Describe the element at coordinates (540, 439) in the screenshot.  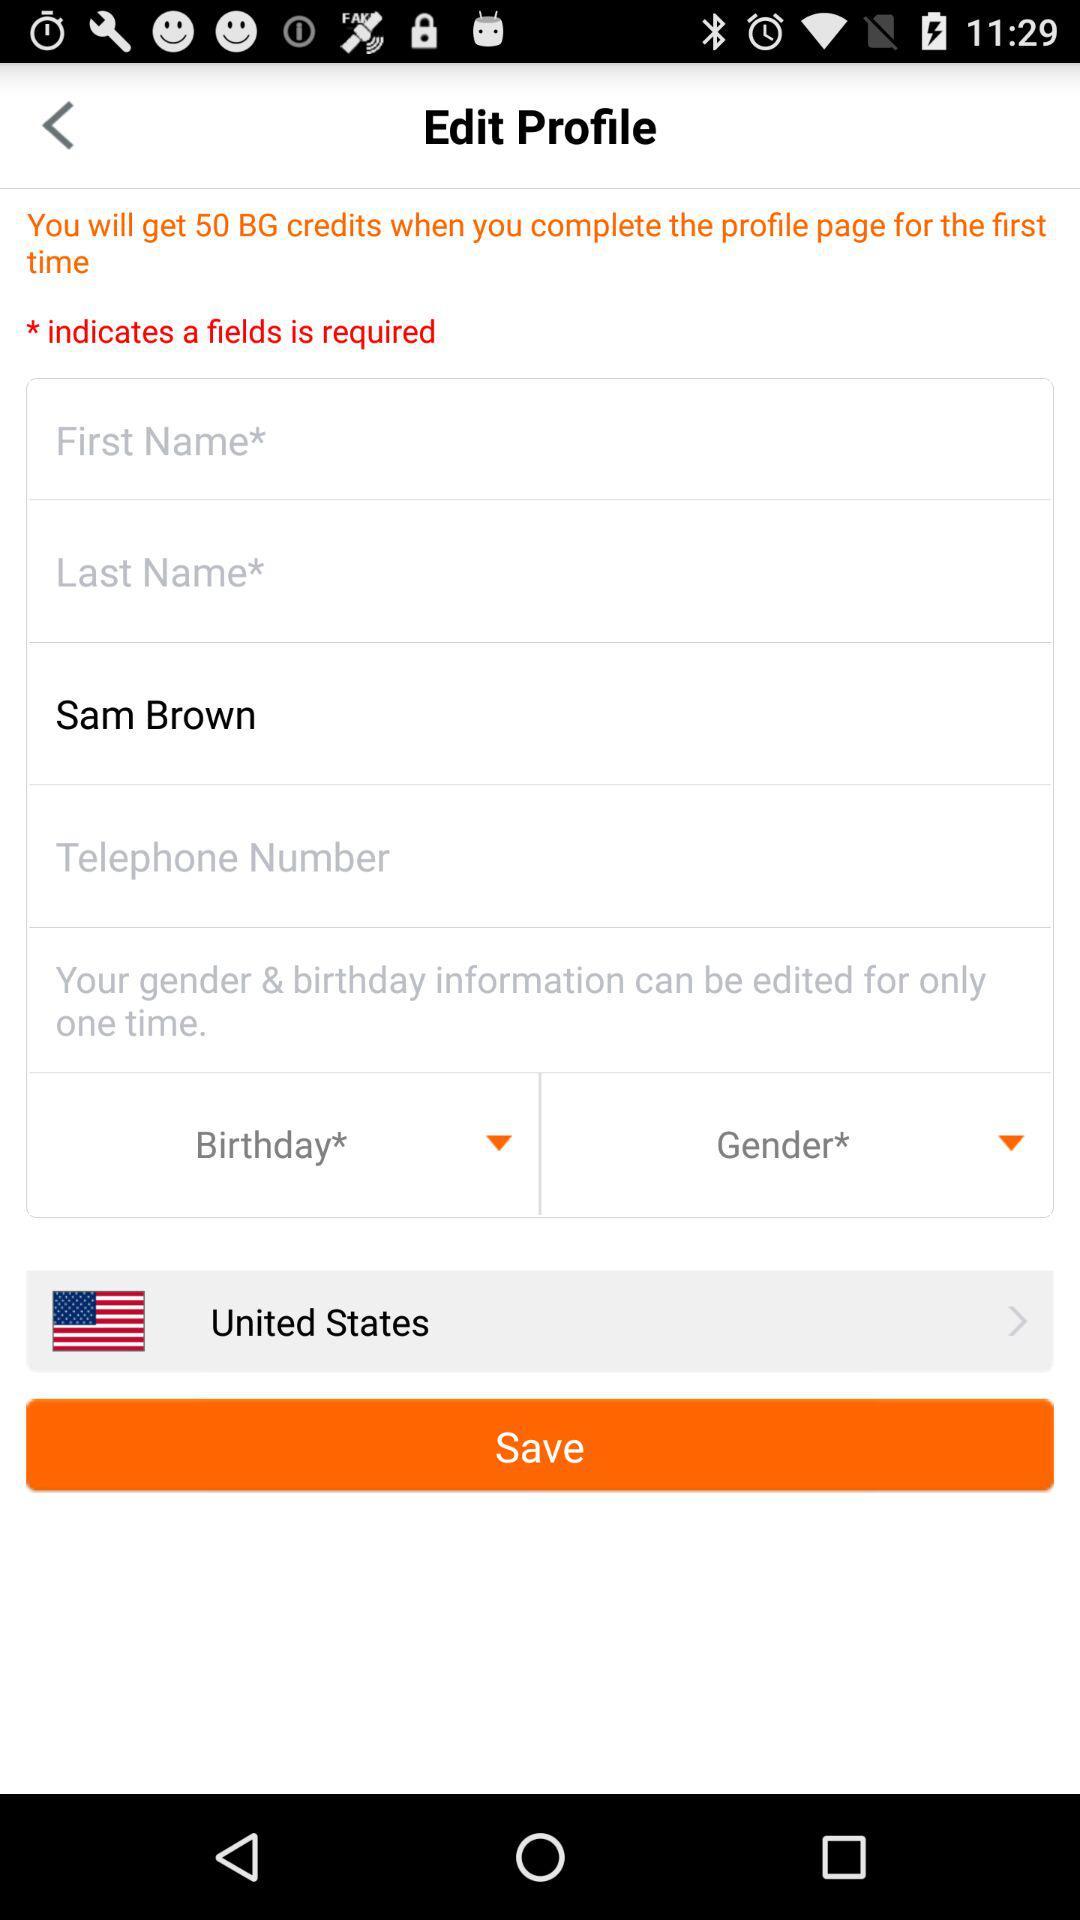
I see `your first name` at that location.